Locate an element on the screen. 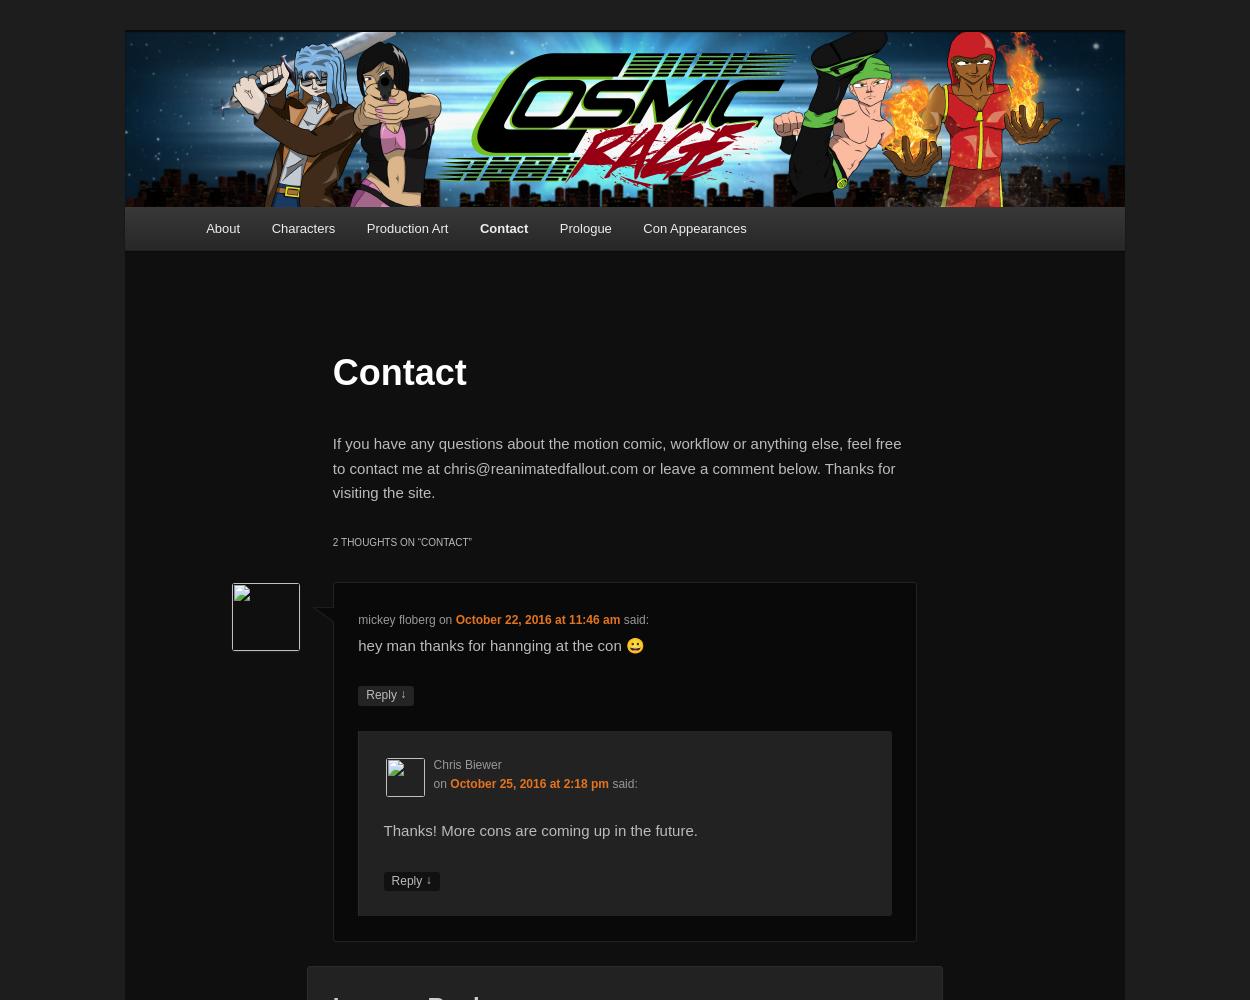 This screenshot has width=1250, height=1000. 'October 22, 2016 at 11:46 am' is located at coordinates (537, 619).